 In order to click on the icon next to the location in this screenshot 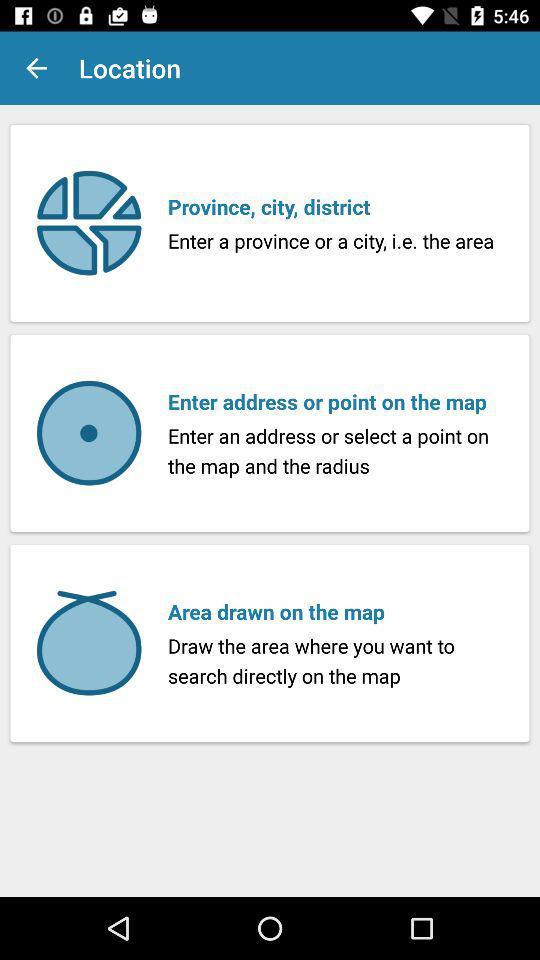, I will do `click(36, 68)`.